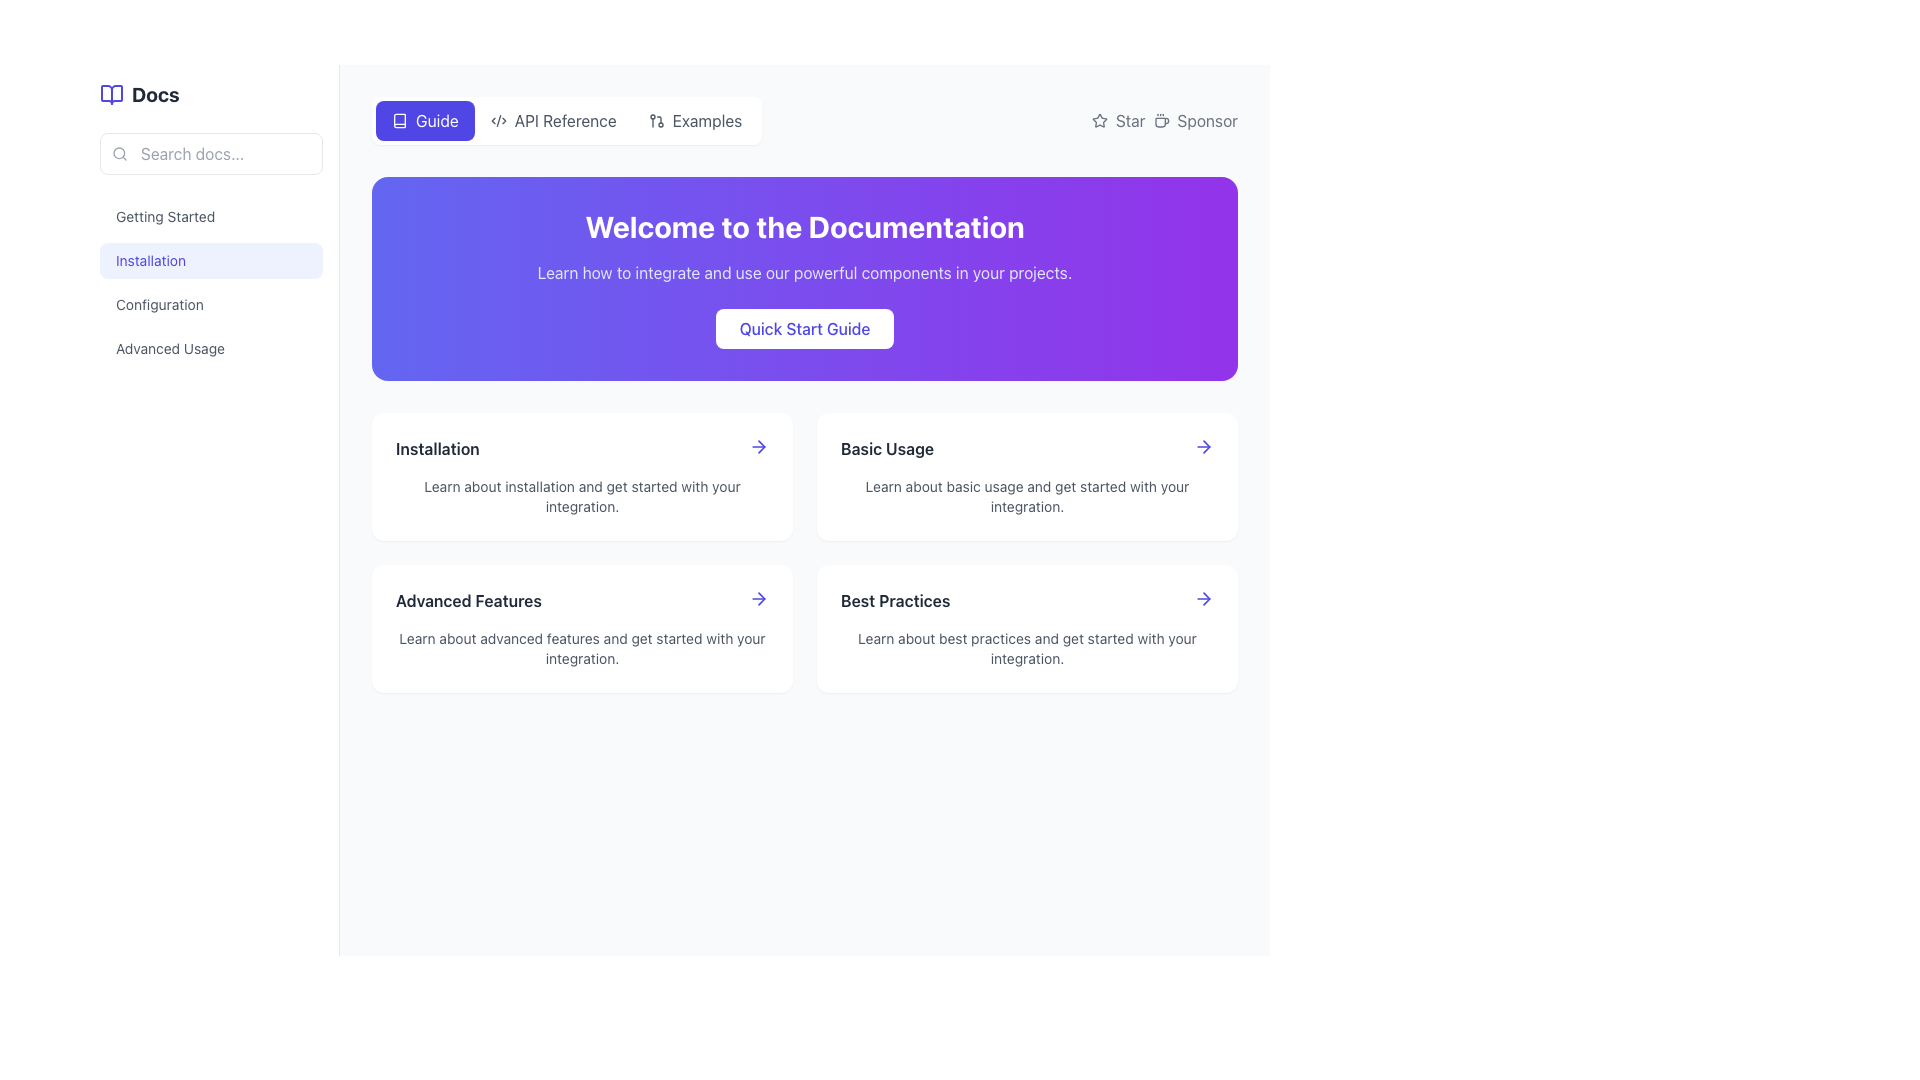  I want to click on the 'API Reference' button, which is a rounded rectangle button with a code-related icon, located in the horizontal navigation bar at the top center of the interface, so click(553, 120).